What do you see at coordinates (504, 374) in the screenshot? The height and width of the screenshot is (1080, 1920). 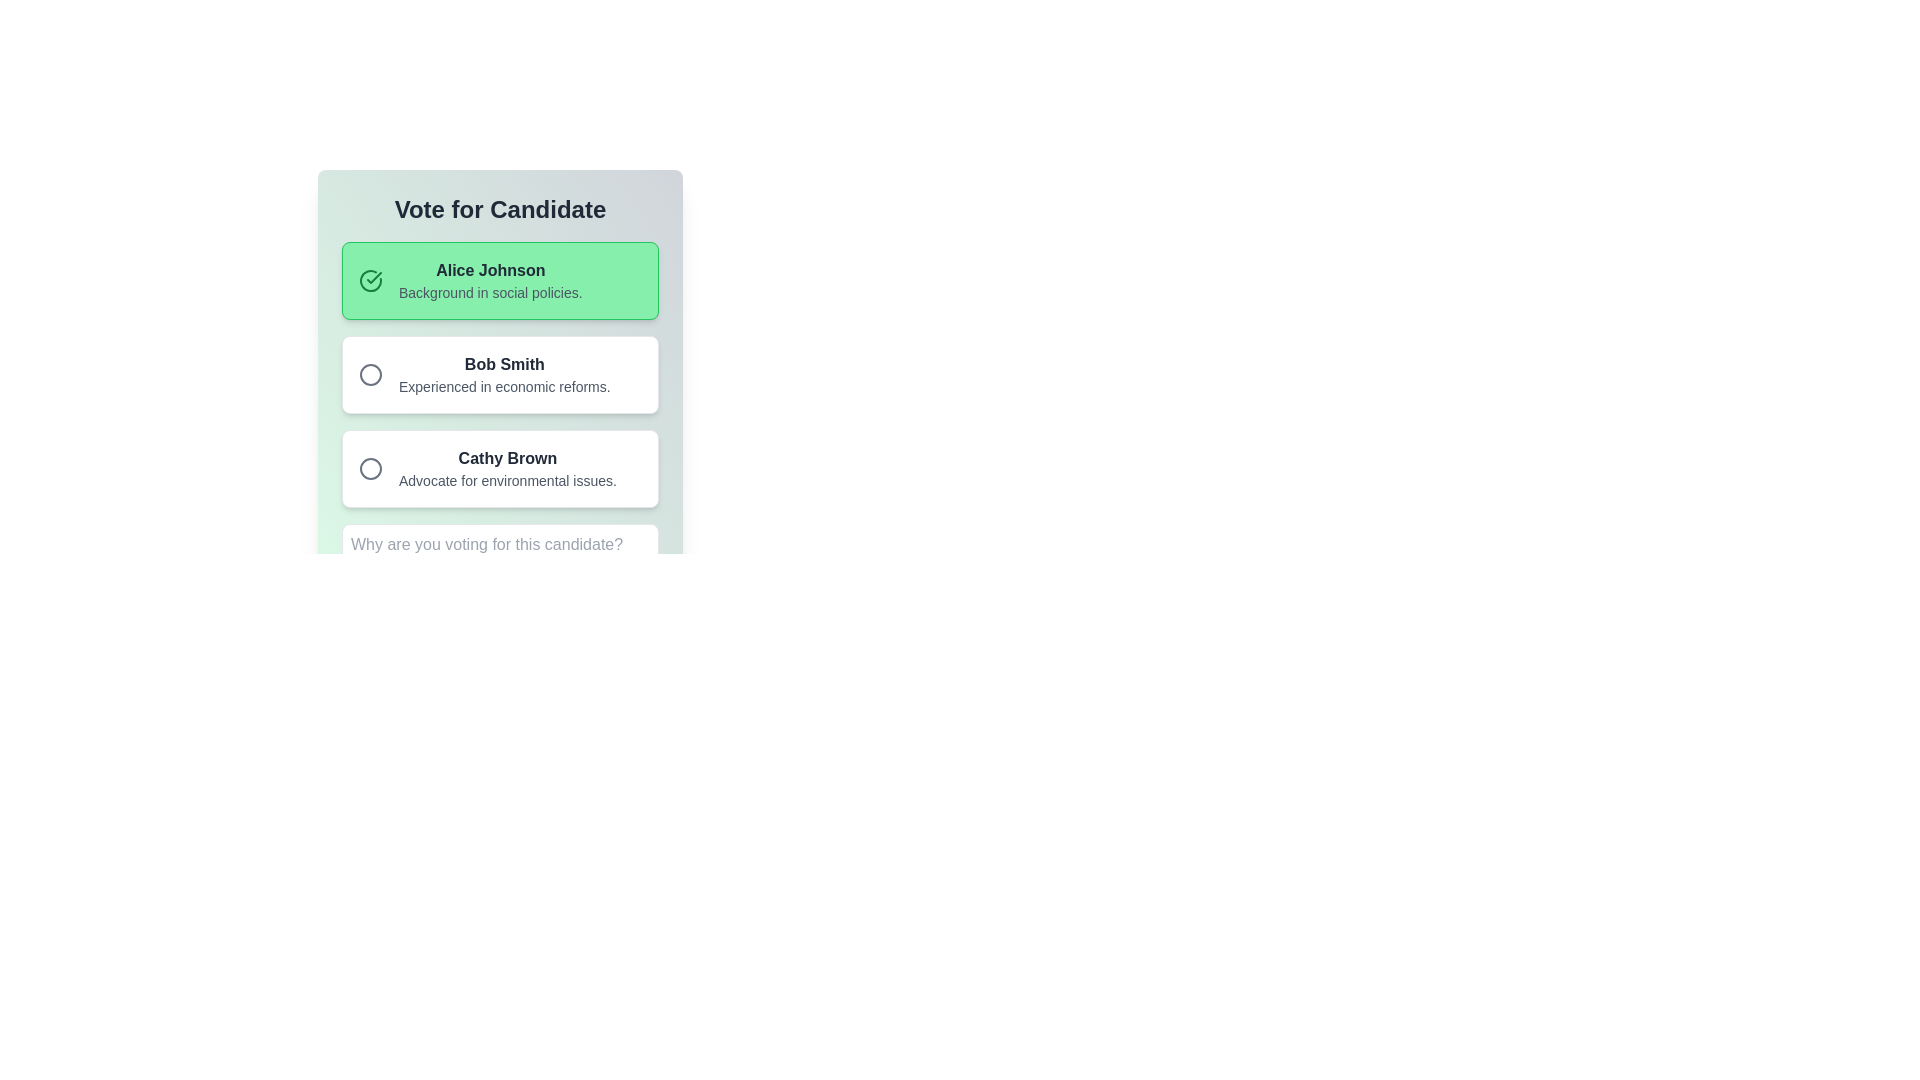 I see `the informational display that provides details about the candidate, positioned as the second option in the list, between 'Alice Johnson' and 'Cathy Brown'` at bounding box center [504, 374].